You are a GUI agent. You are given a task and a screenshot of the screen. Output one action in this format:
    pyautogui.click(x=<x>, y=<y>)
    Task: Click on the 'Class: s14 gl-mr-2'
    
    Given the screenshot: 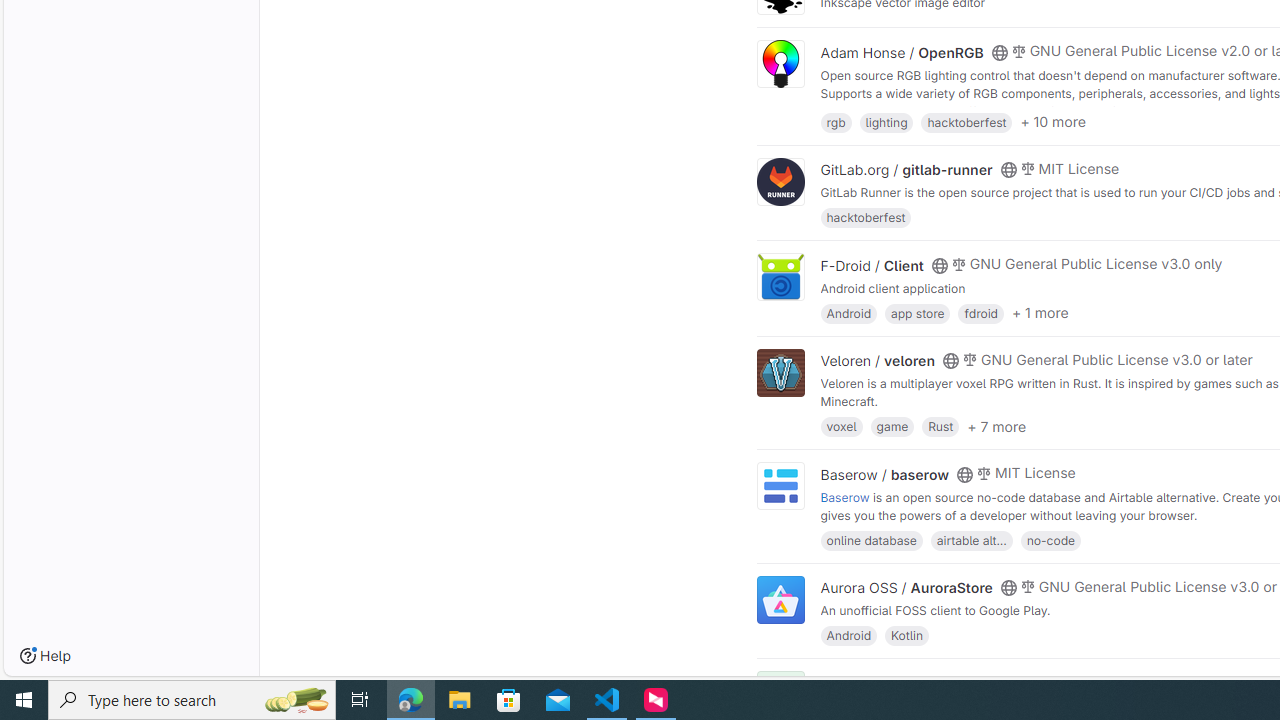 What is the action you would take?
    pyautogui.click(x=1018, y=680)
    